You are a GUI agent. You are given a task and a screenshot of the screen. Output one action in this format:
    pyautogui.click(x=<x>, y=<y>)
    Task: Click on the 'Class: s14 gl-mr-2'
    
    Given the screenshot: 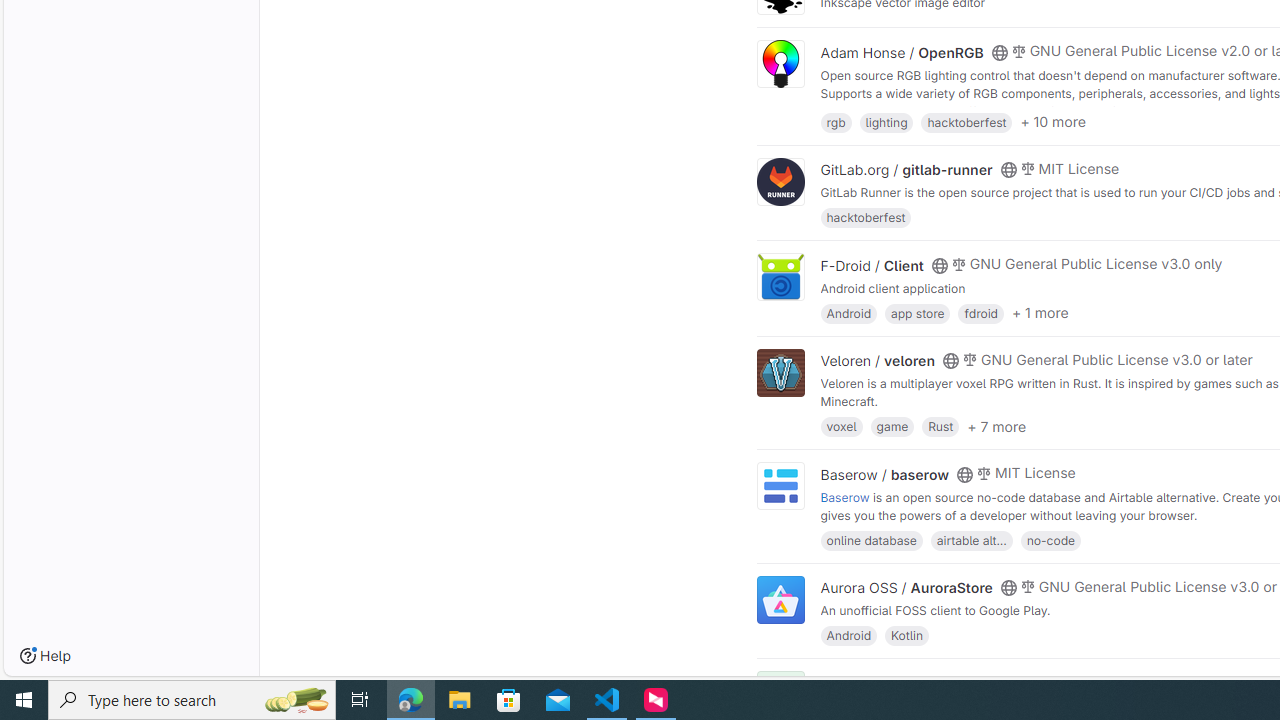 What is the action you would take?
    pyautogui.click(x=1018, y=680)
    